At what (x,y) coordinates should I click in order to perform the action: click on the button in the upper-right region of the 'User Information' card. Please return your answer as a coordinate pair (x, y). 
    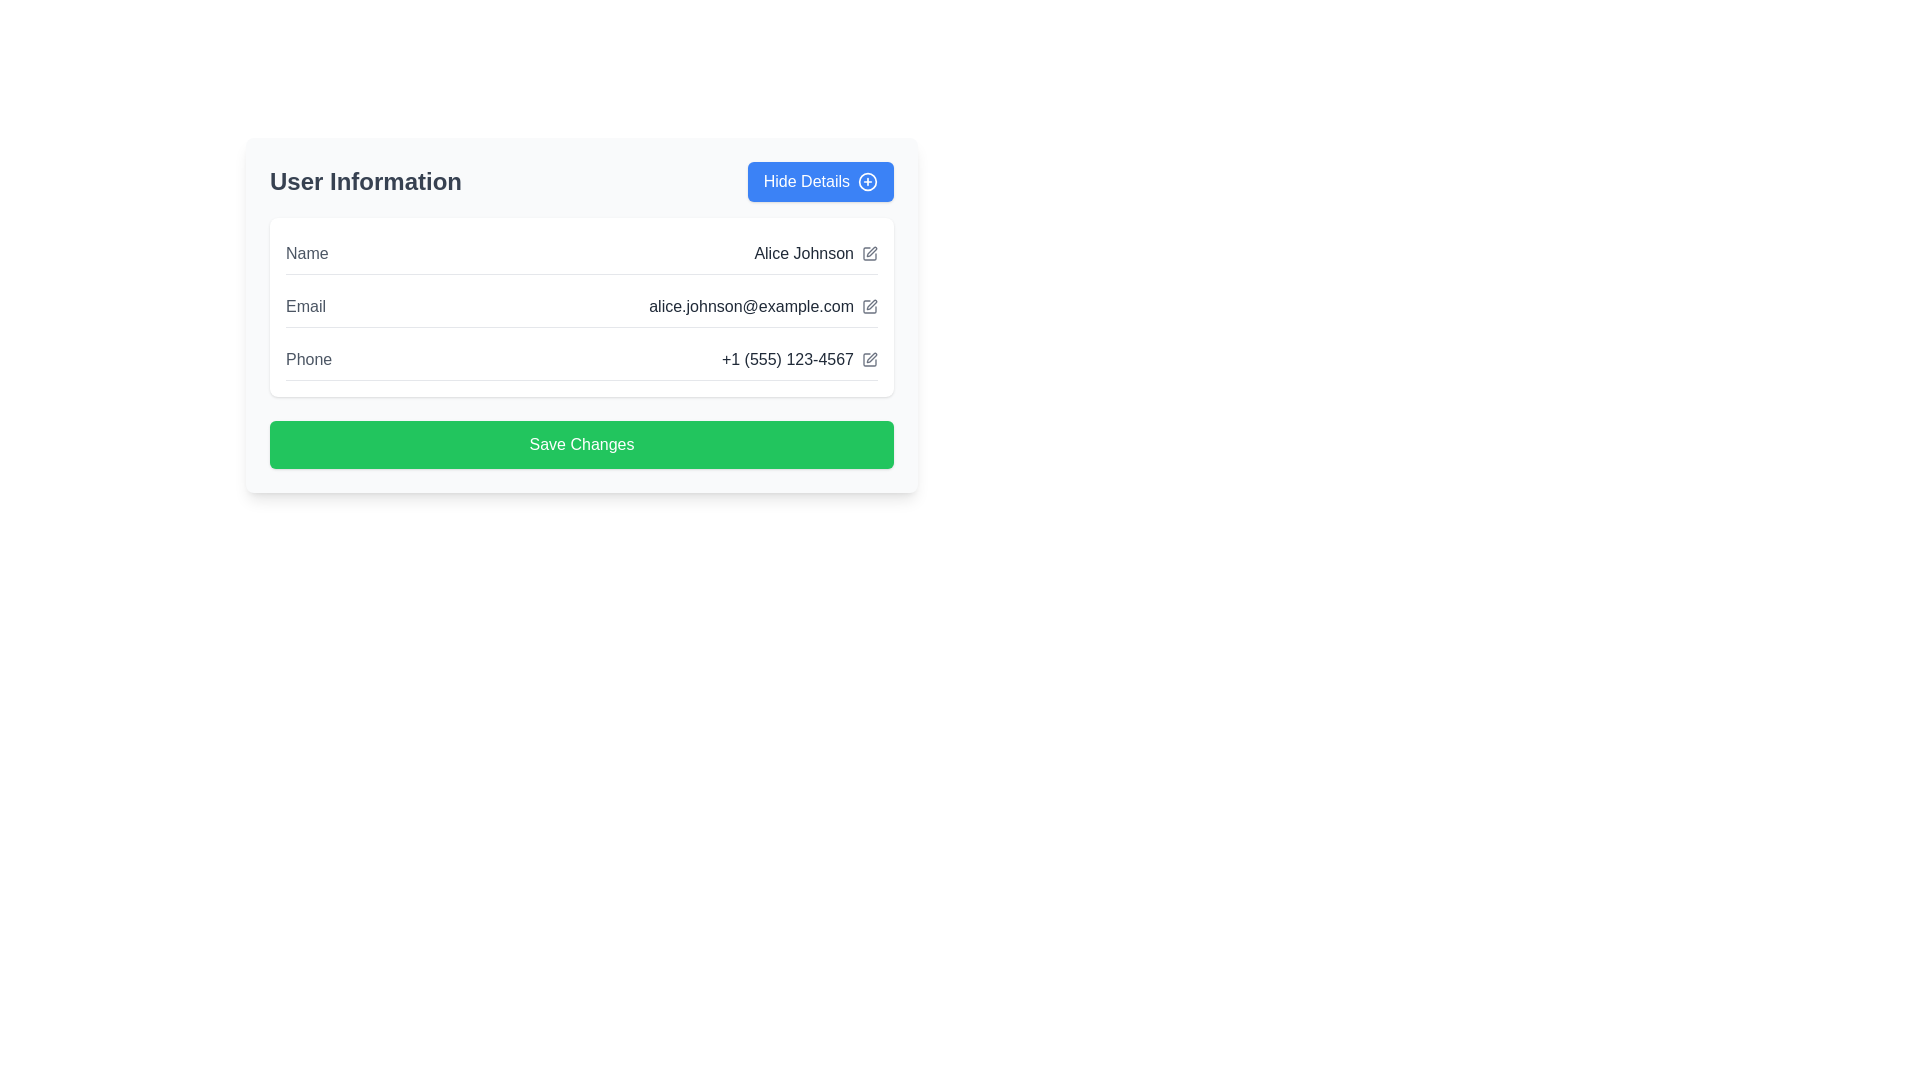
    Looking at the image, I should click on (820, 181).